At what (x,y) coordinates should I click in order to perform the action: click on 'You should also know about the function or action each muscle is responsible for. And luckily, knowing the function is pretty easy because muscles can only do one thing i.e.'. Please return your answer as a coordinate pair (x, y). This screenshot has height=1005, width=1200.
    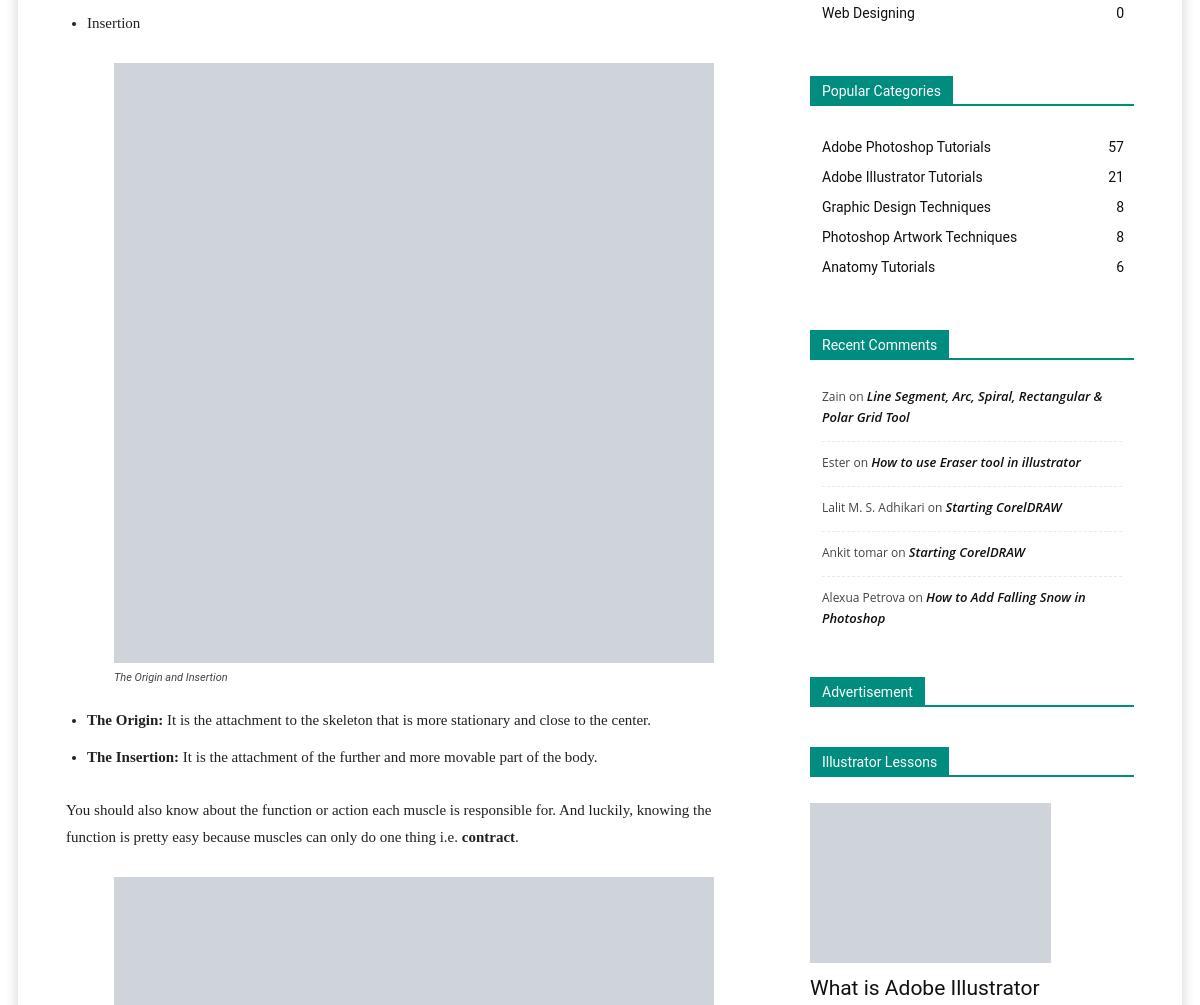
    Looking at the image, I should click on (388, 823).